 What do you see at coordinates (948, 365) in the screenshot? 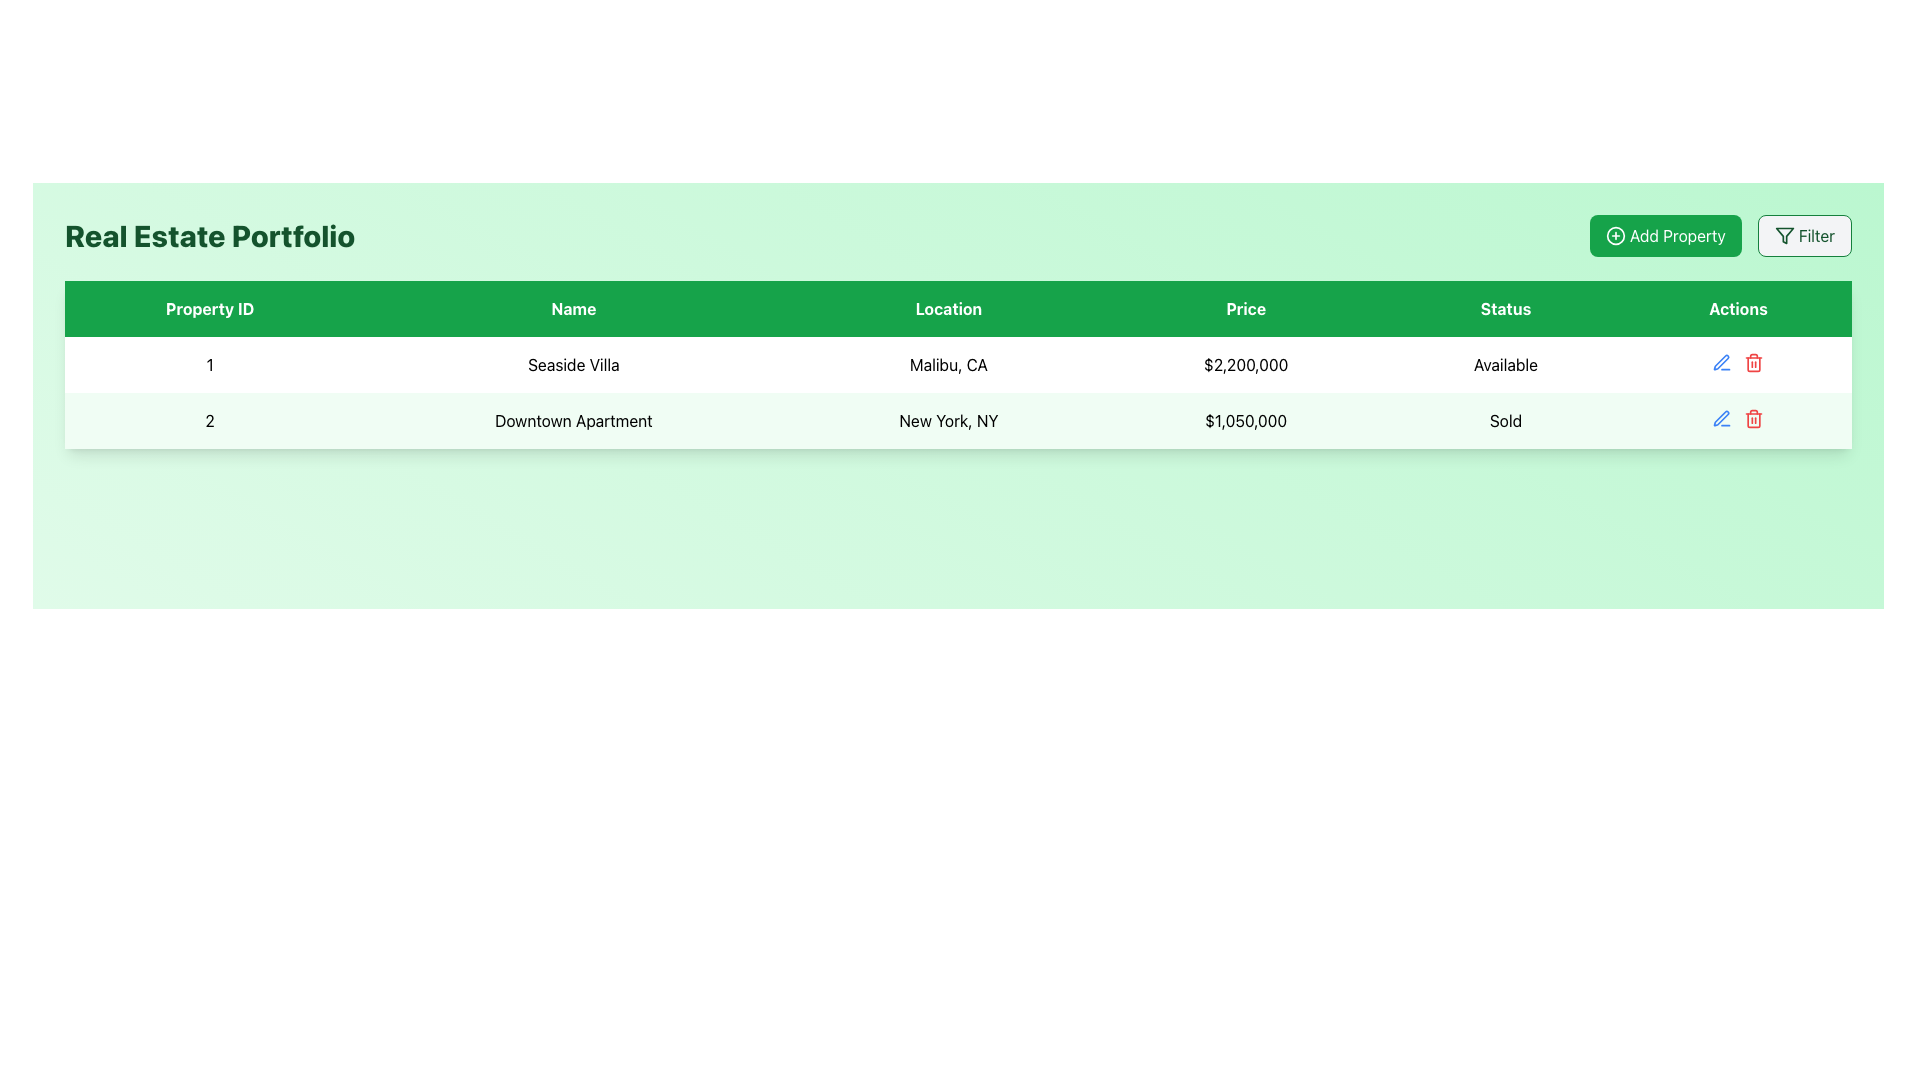
I see `the text label displaying 'Malibu, CA' in the third column of the first row of the property information table` at bounding box center [948, 365].